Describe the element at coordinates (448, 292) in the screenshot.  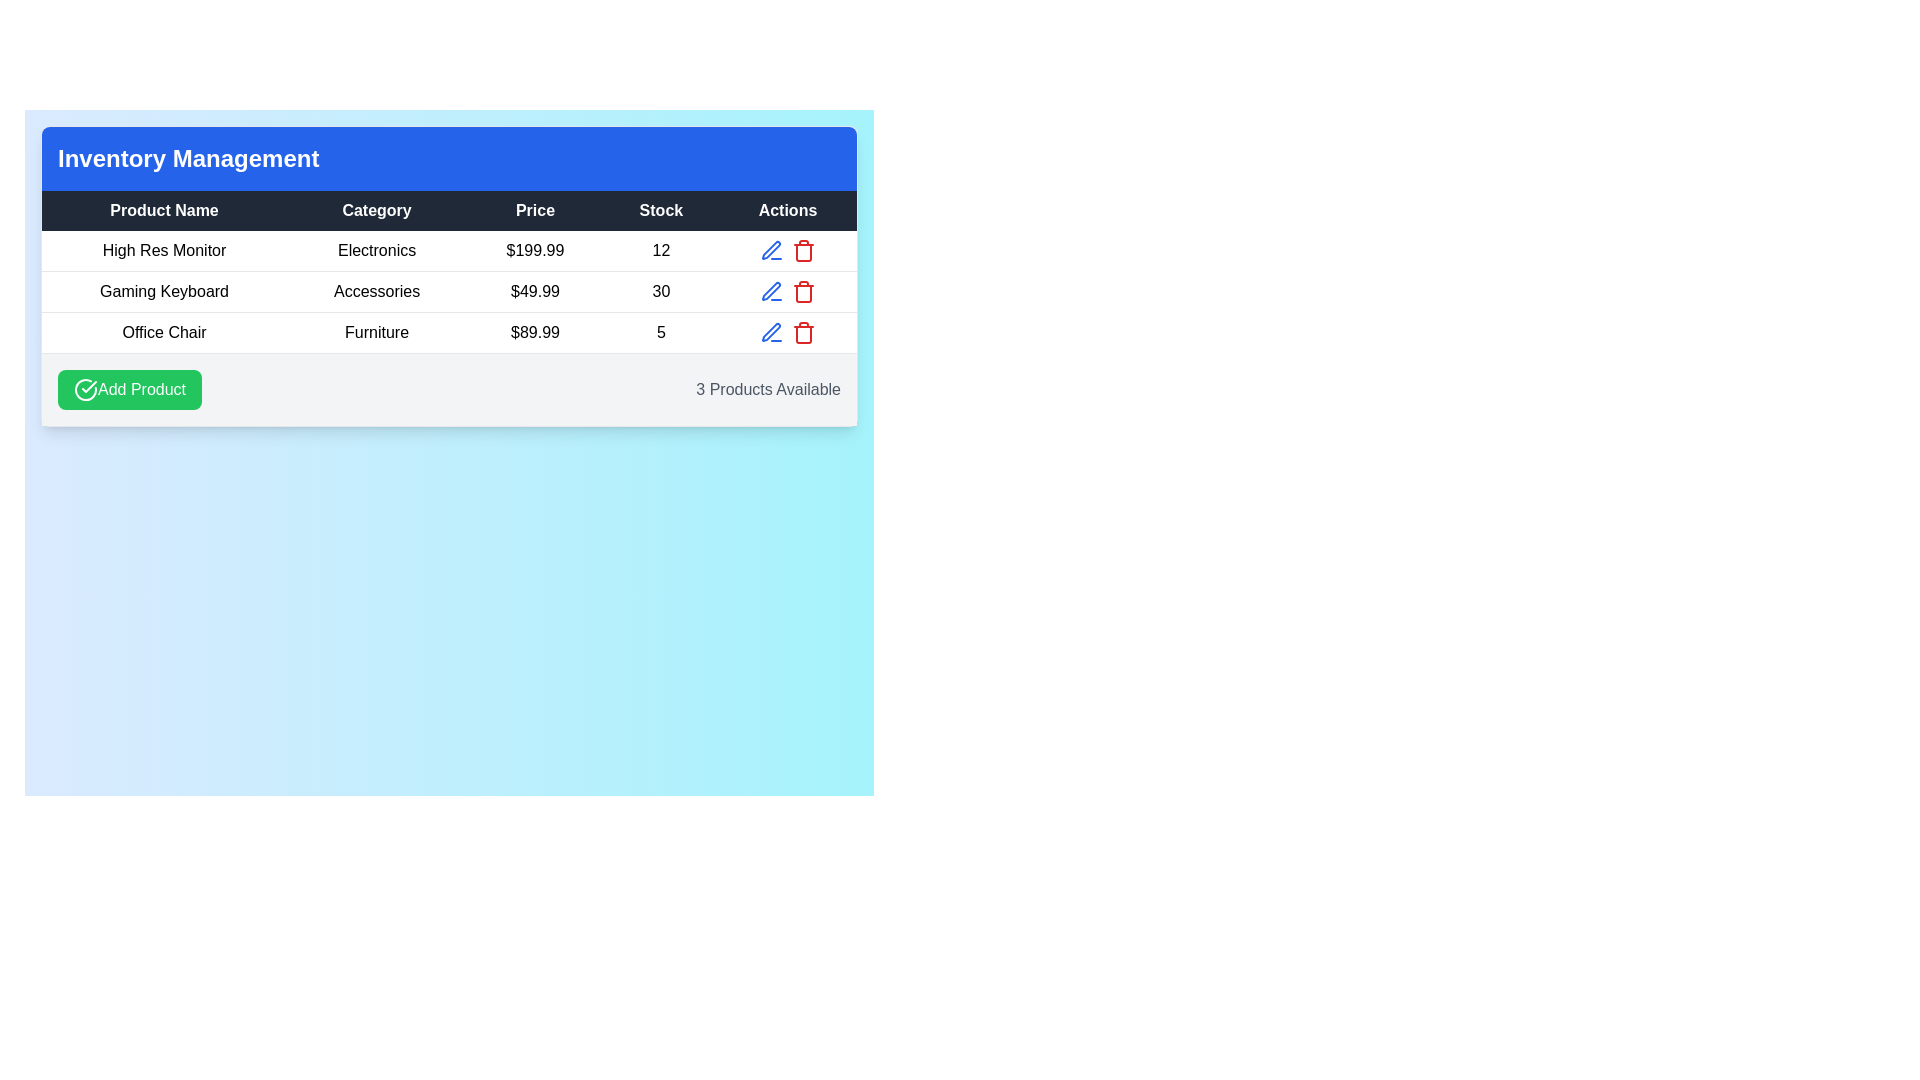
I see `to select the product entry row in the inventory table, specifically the row positioned beneath 'High Res Monitor' and above 'Office Chair'` at that location.